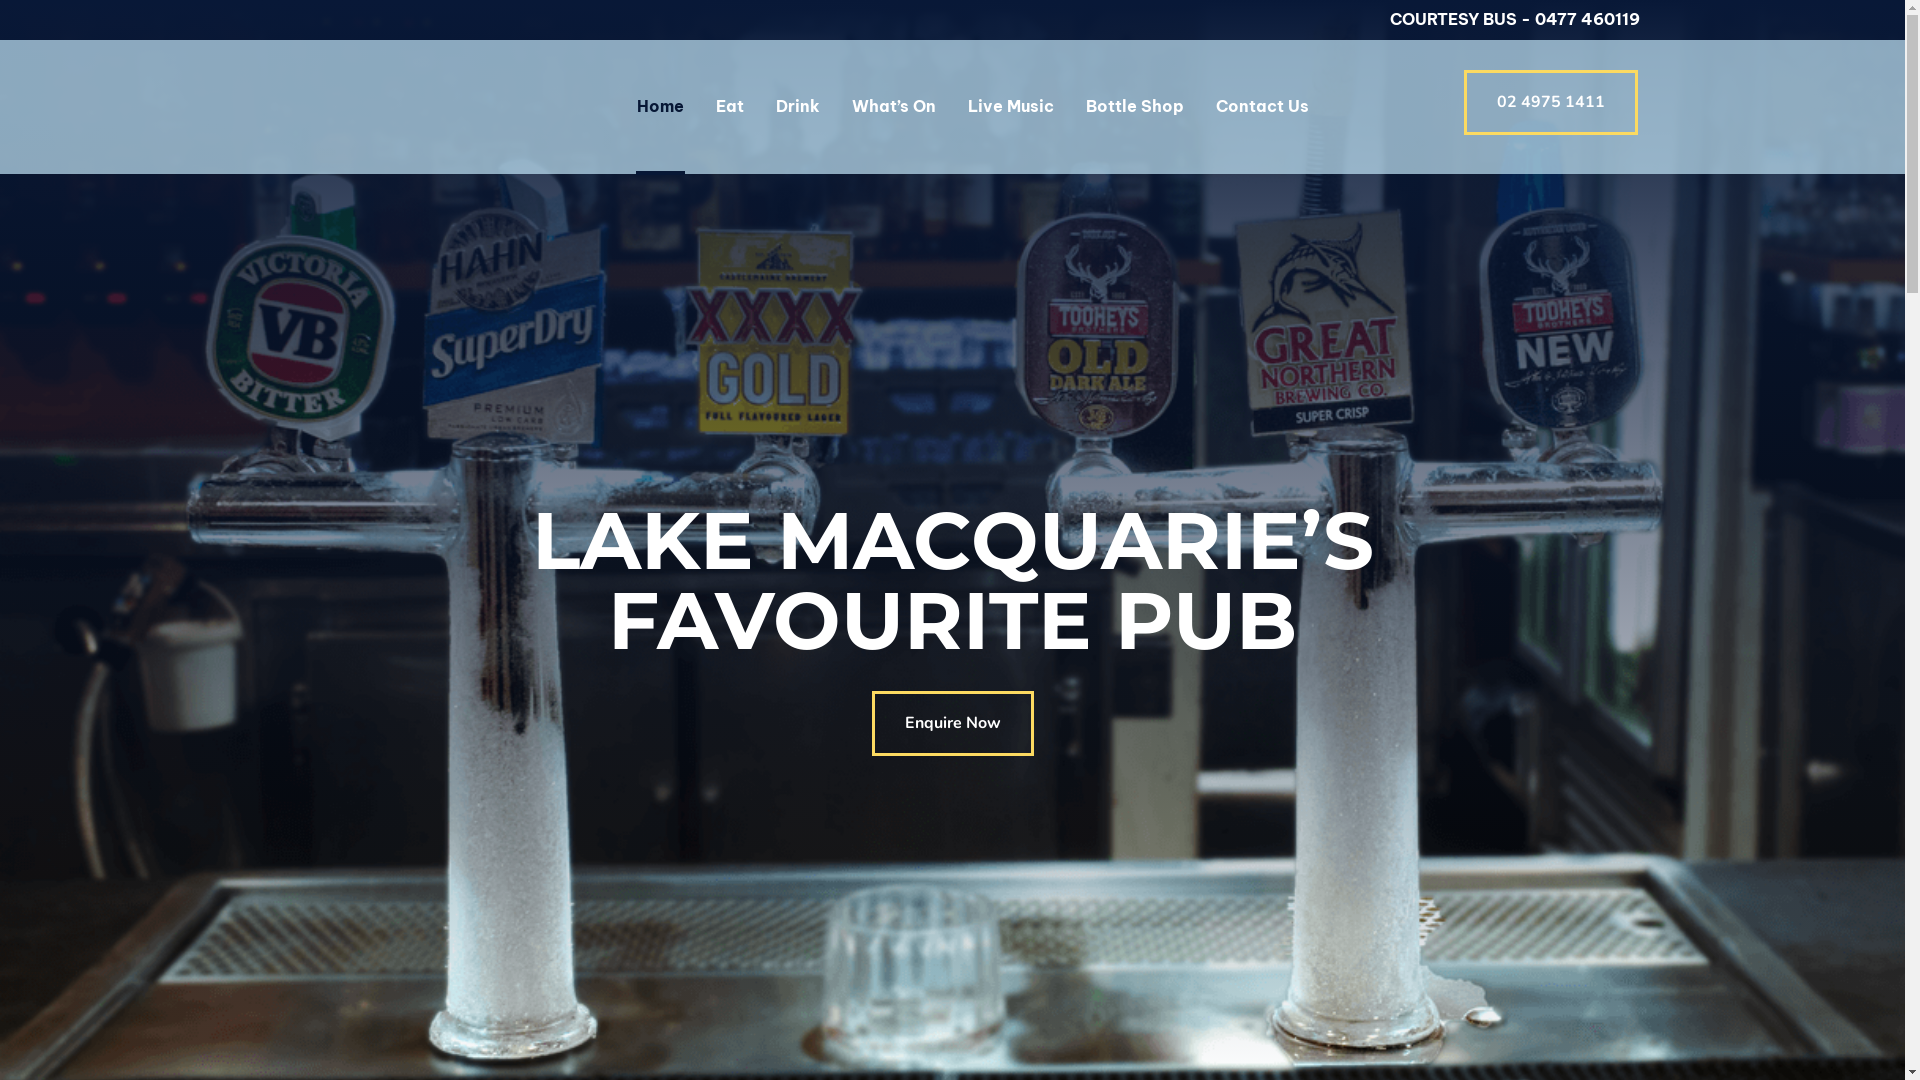 Image resolution: width=1920 pixels, height=1080 pixels. Describe the element at coordinates (1214, 105) in the screenshot. I see `'Contact Us'` at that location.